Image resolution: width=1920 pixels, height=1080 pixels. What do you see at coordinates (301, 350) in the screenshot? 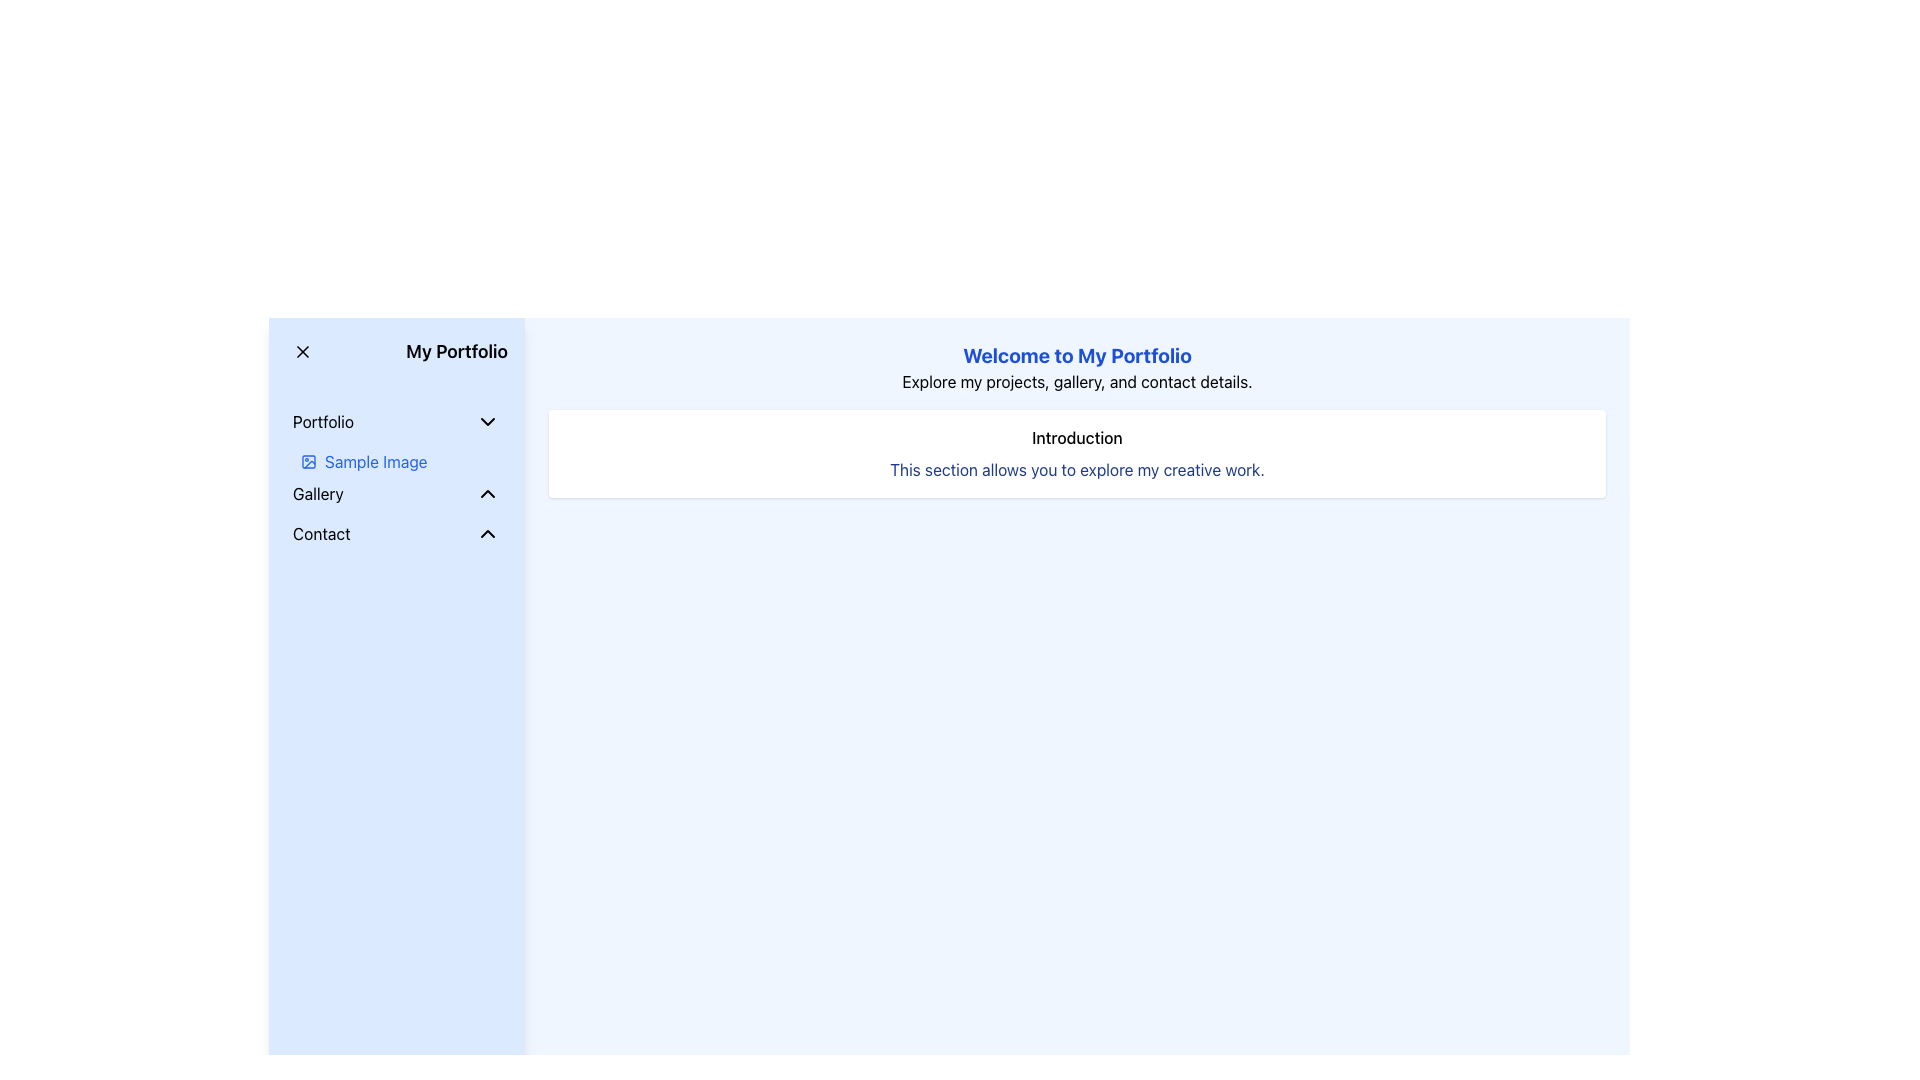
I see `the close button represented by an 'X' shape` at bounding box center [301, 350].